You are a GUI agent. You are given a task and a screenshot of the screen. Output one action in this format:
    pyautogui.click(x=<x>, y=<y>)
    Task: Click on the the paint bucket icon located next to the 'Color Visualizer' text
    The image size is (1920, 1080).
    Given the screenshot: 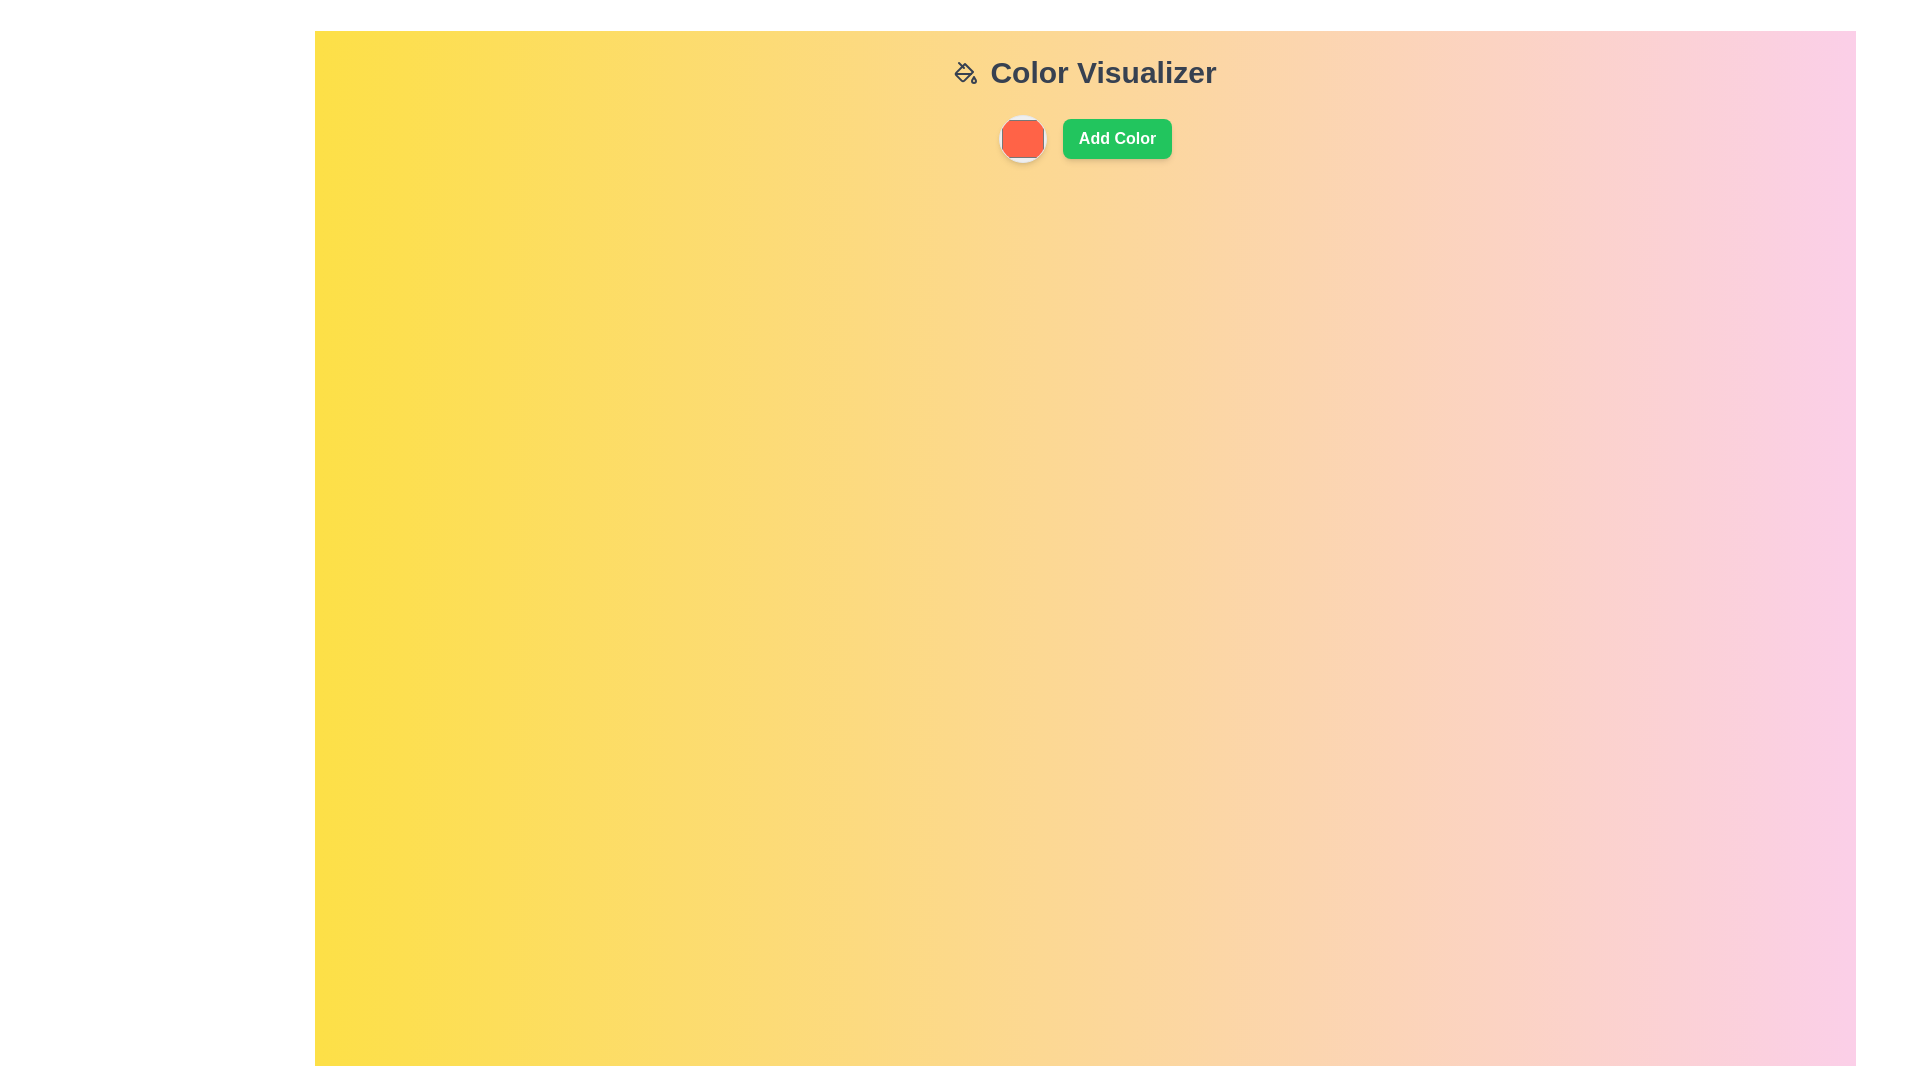 What is the action you would take?
    pyautogui.click(x=966, y=72)
    